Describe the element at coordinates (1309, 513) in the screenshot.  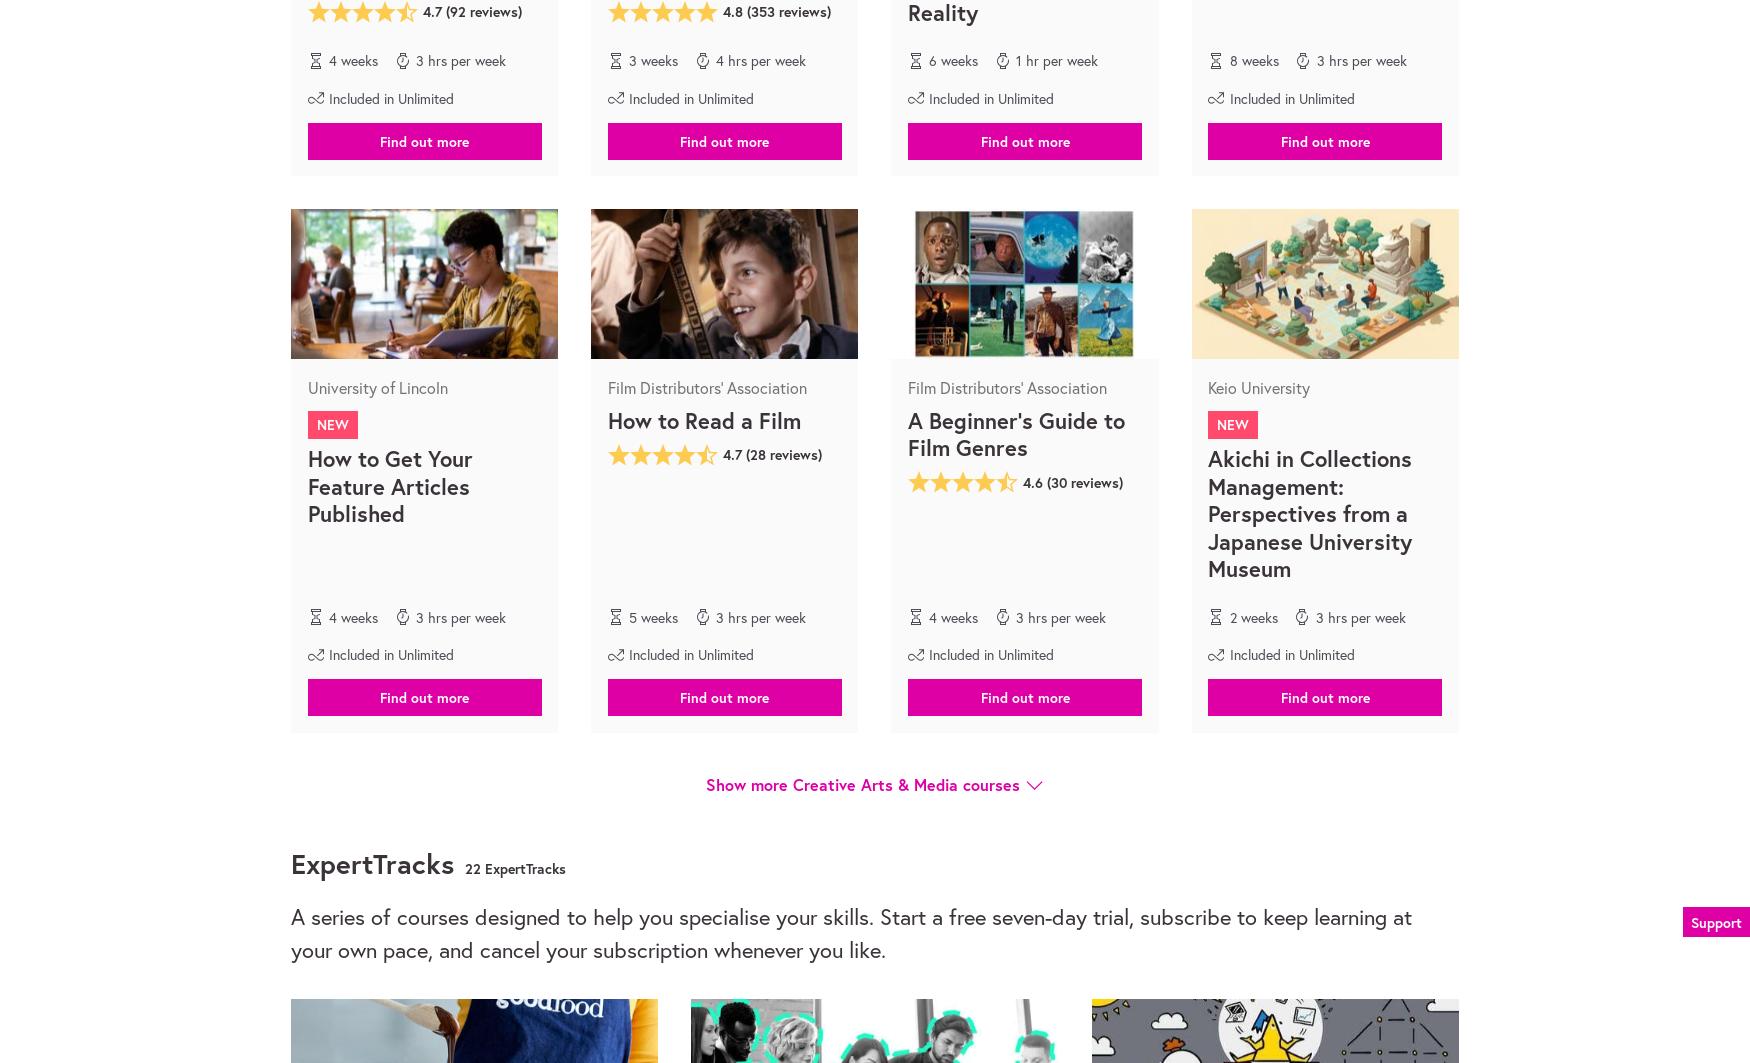
I see `'Akichi in Collections Management: Perspectives from a Japanese University Museum'` at that location.